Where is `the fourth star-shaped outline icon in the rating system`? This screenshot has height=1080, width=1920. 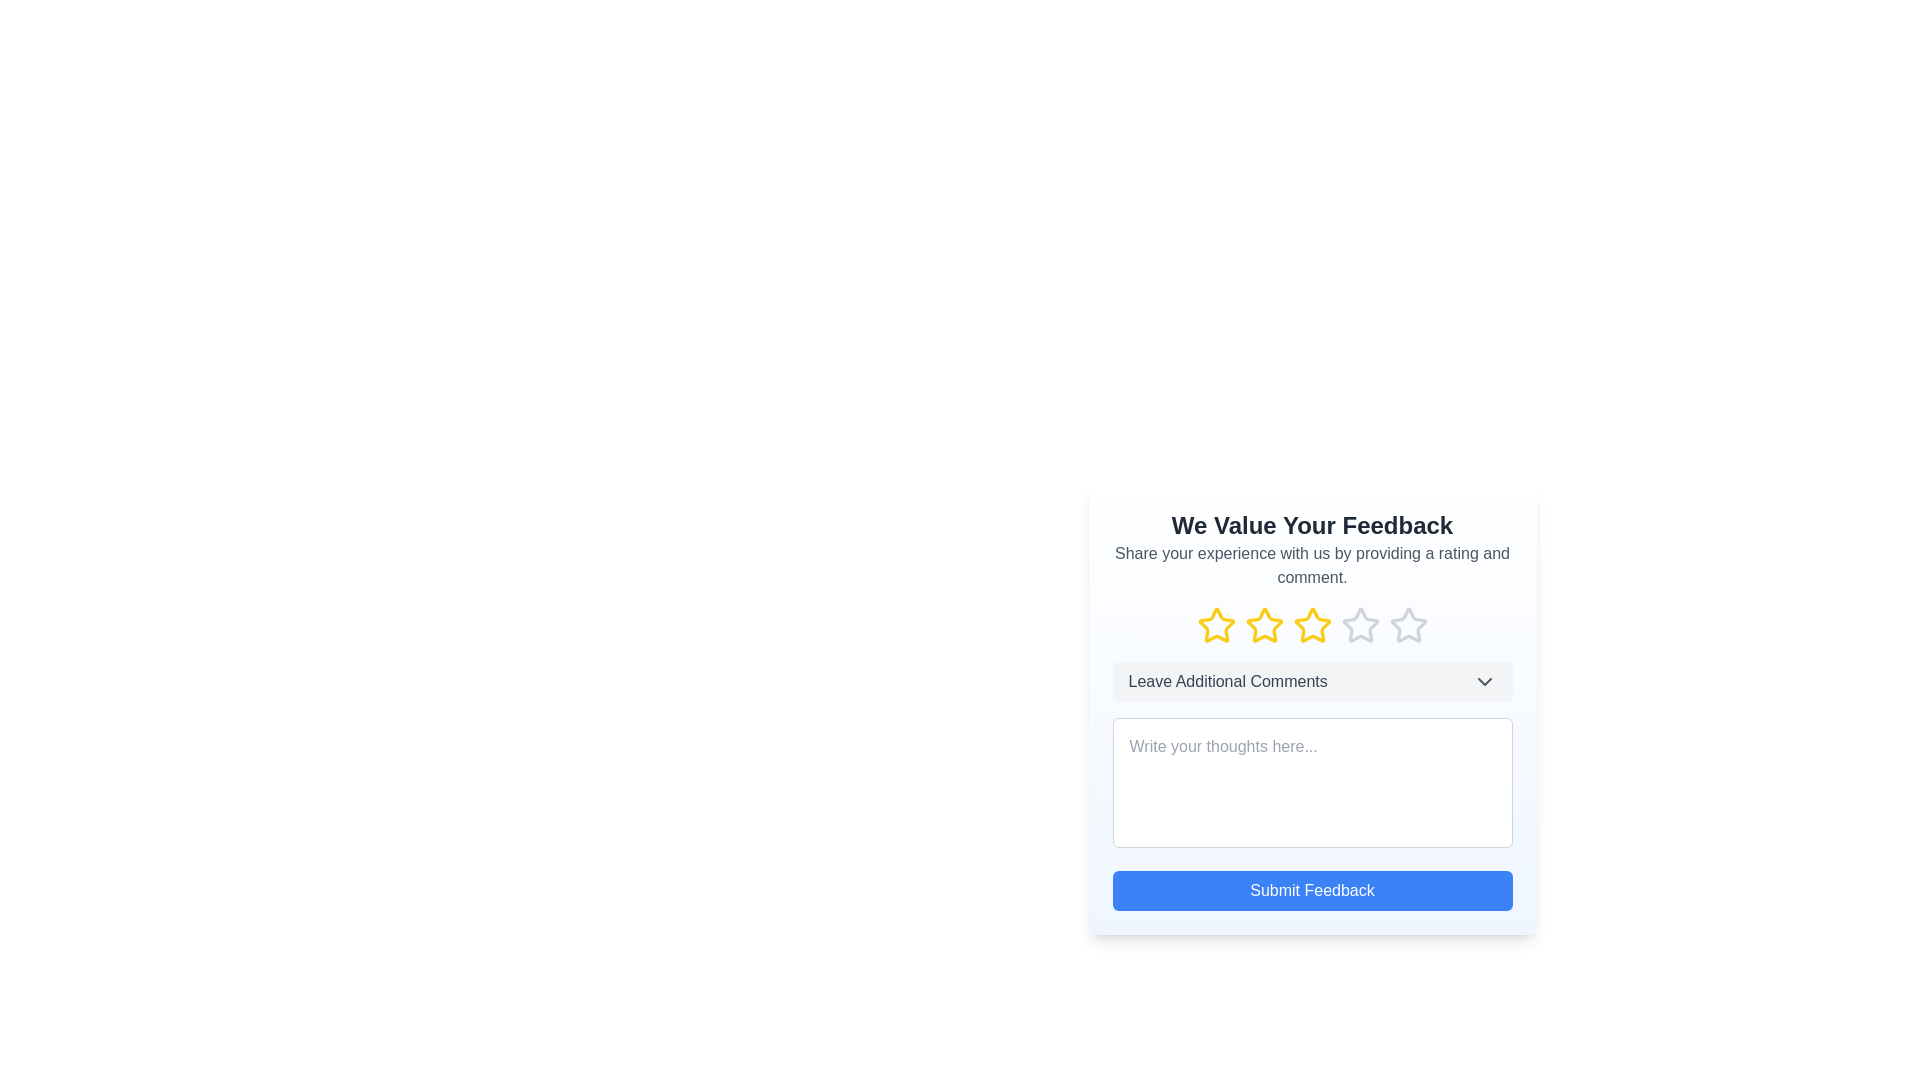 the fourth star-shaped outline icon in the rating system is located at coordinates (1360, 624).